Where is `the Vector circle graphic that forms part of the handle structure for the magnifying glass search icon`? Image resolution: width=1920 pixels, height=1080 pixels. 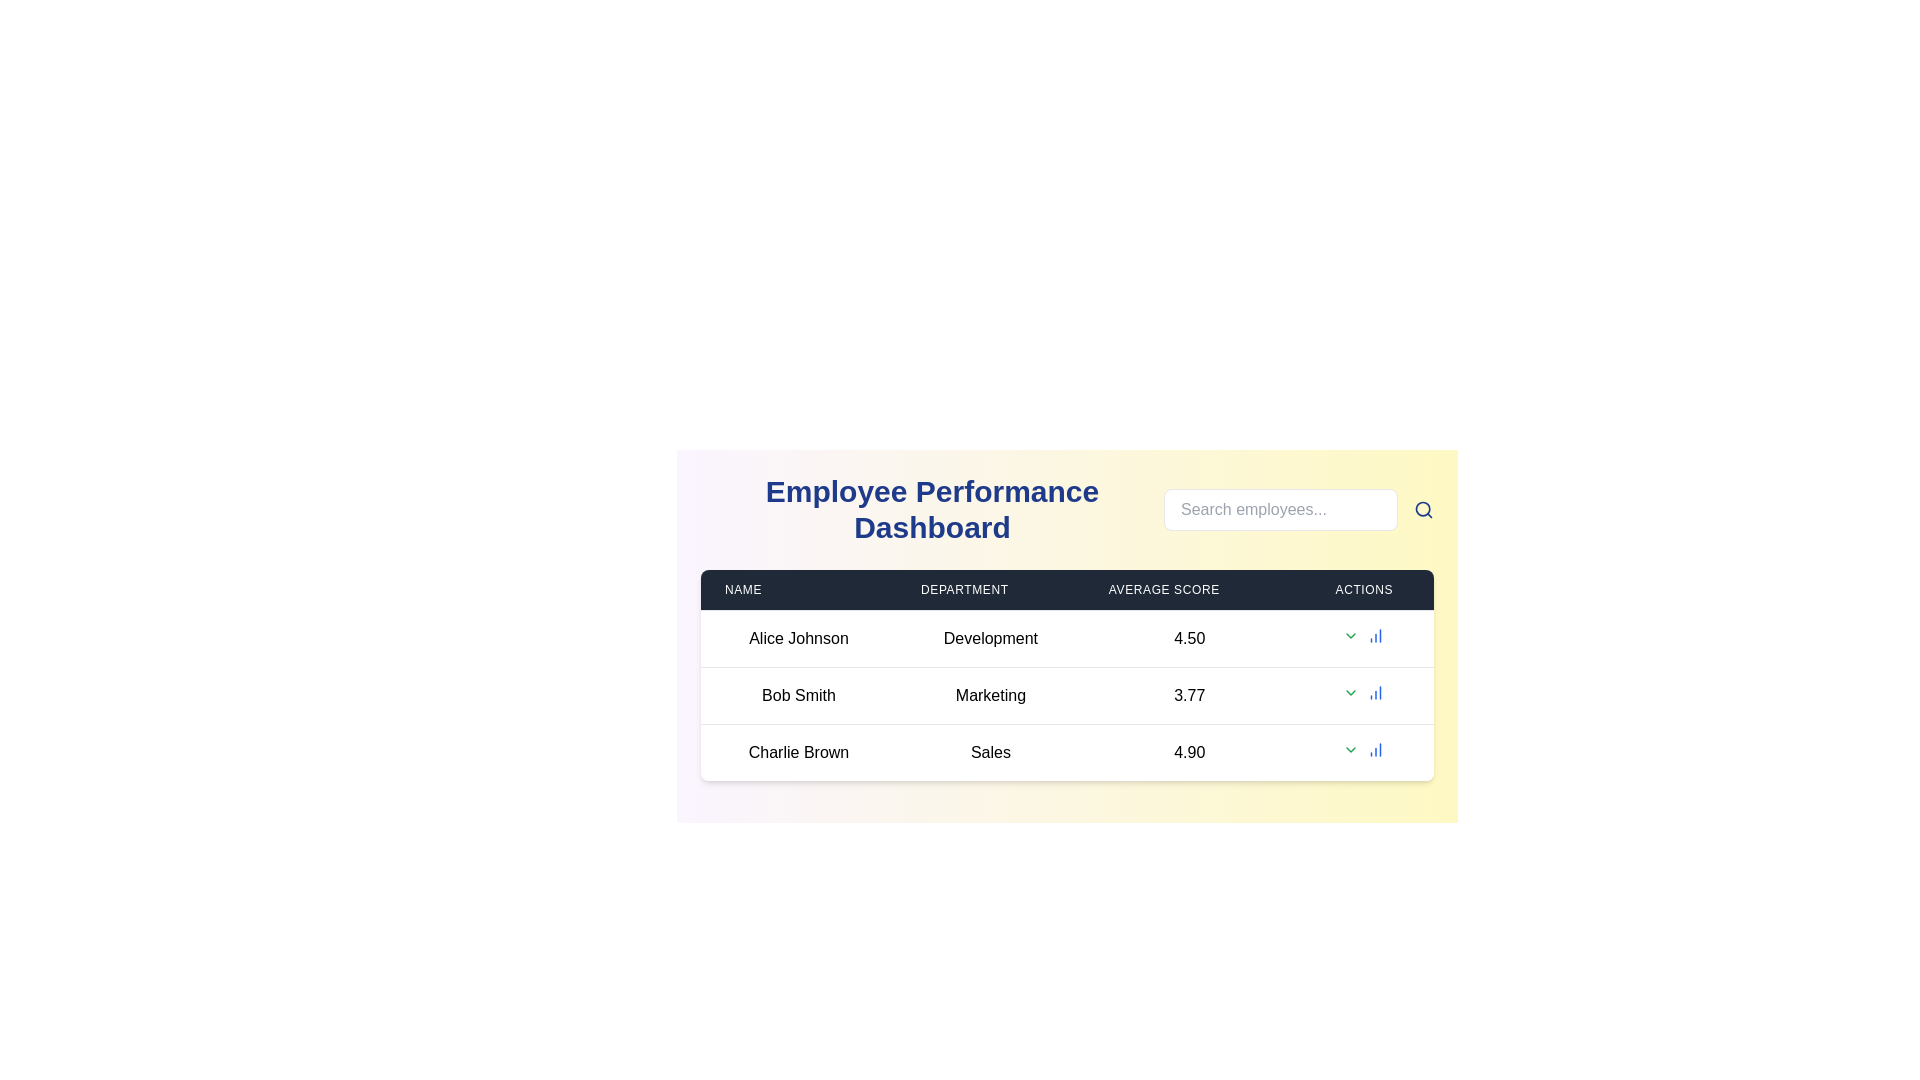
the Vector circle graphic that forms part of the handle structure for the magnifying glass search icon is located at coordinates (1422, 508).